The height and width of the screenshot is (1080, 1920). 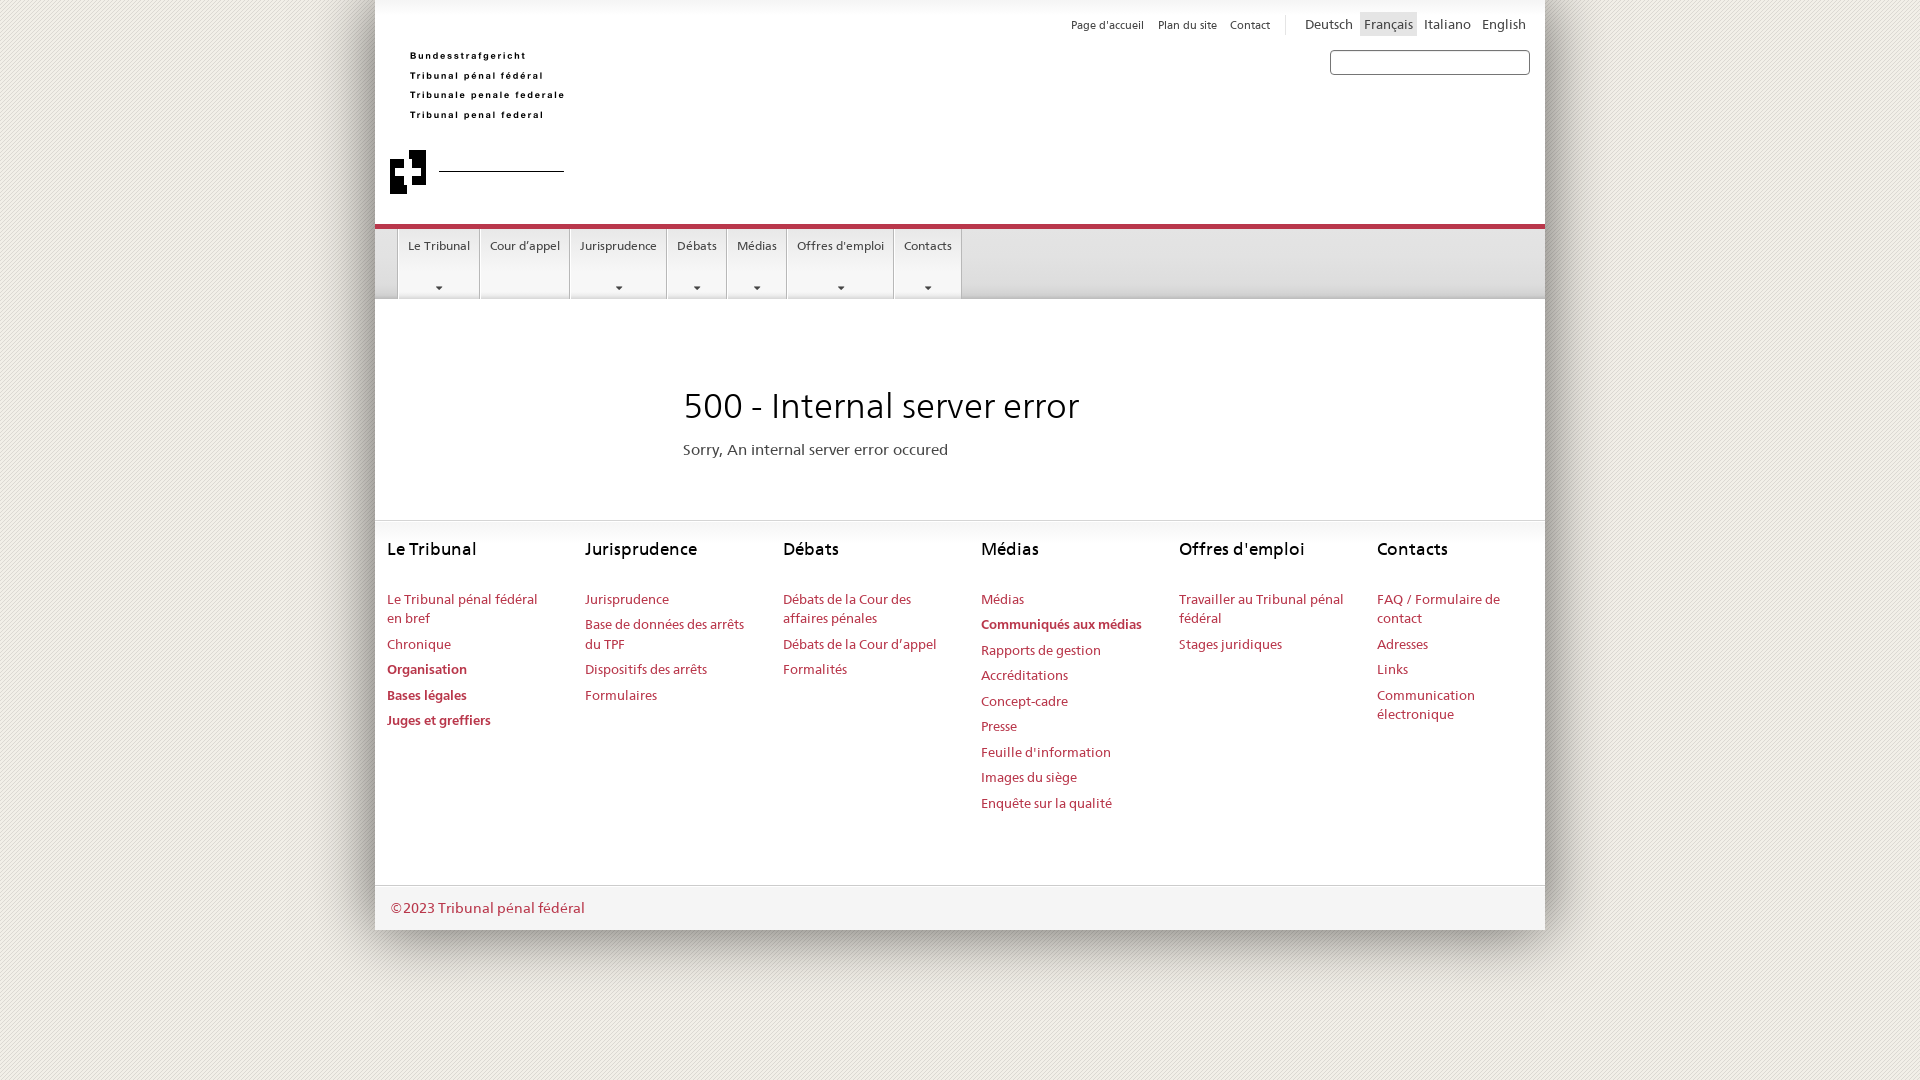 What do you see at coordinates (437, 721) in the screenshot?
I see `'Juges et greffiers'` at bounding box center [437, 721].